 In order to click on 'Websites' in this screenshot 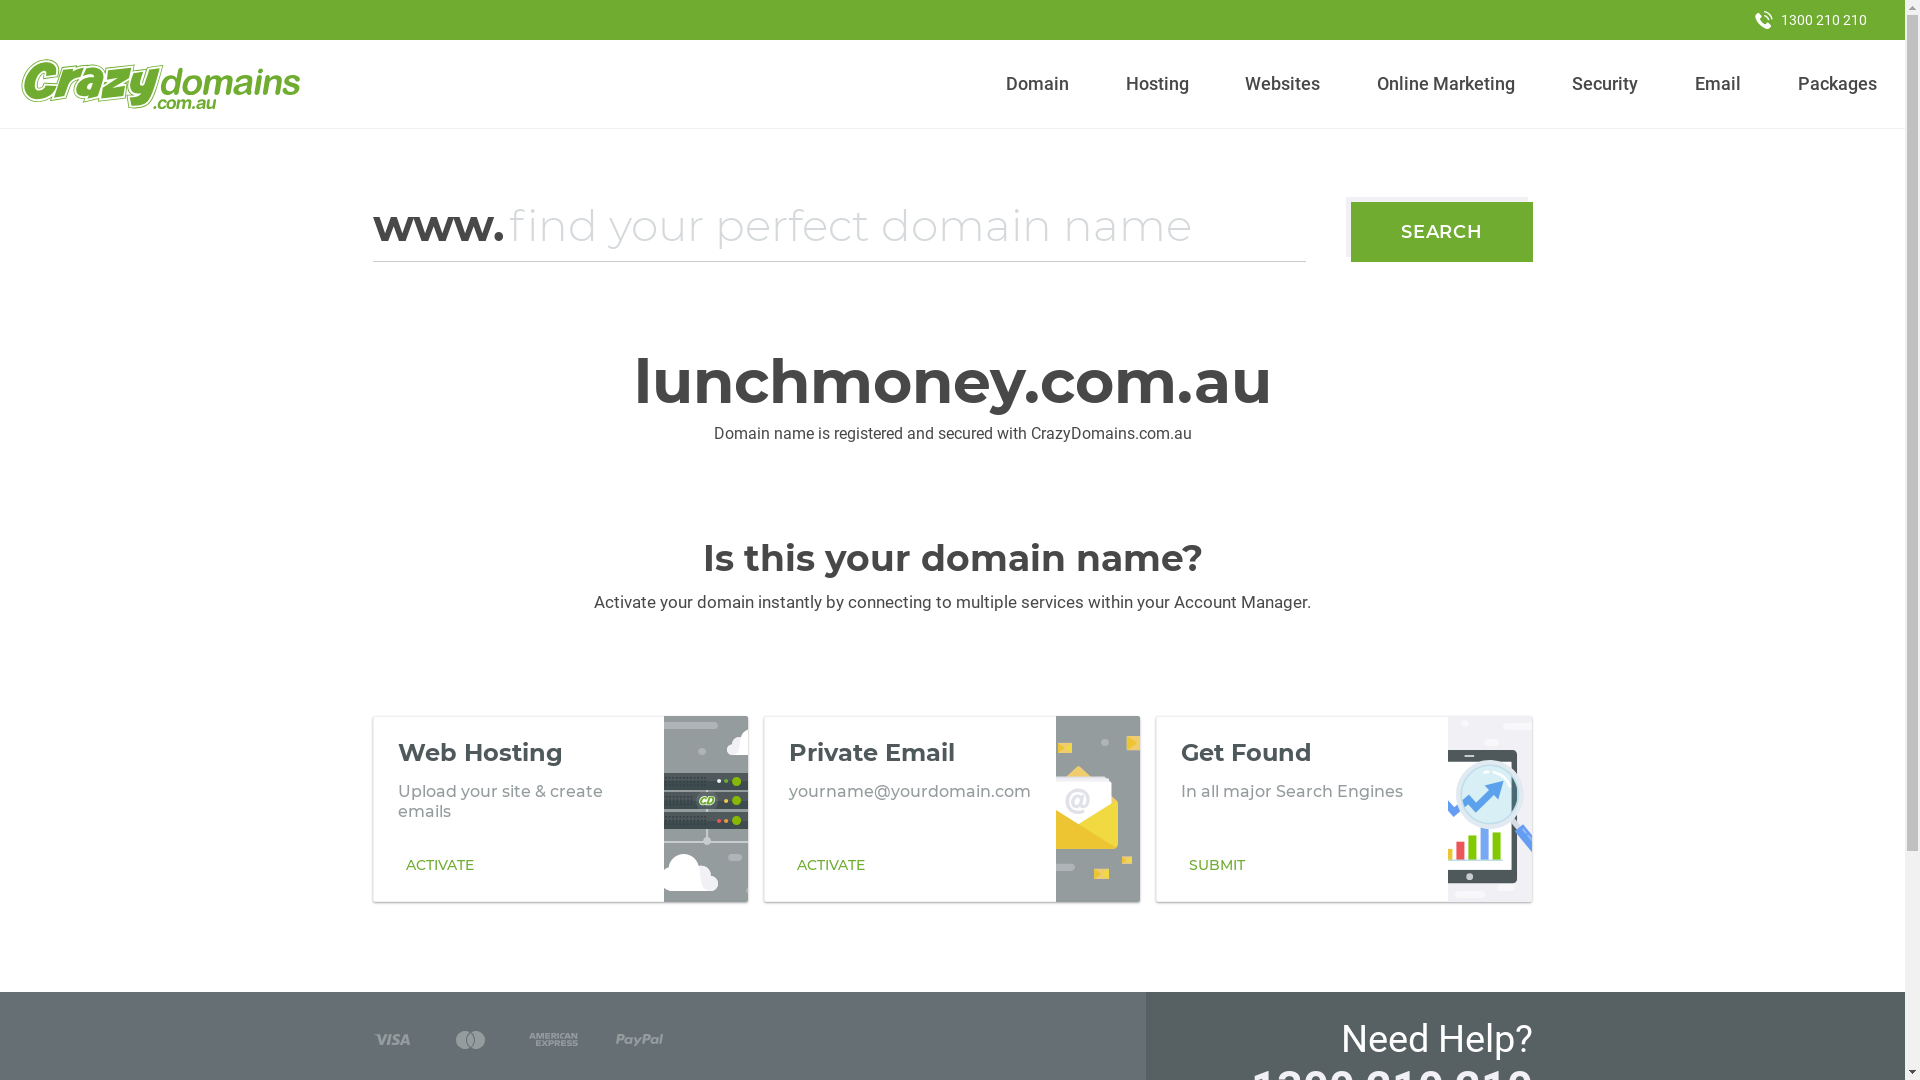, I will do `click(1282, 83)`.